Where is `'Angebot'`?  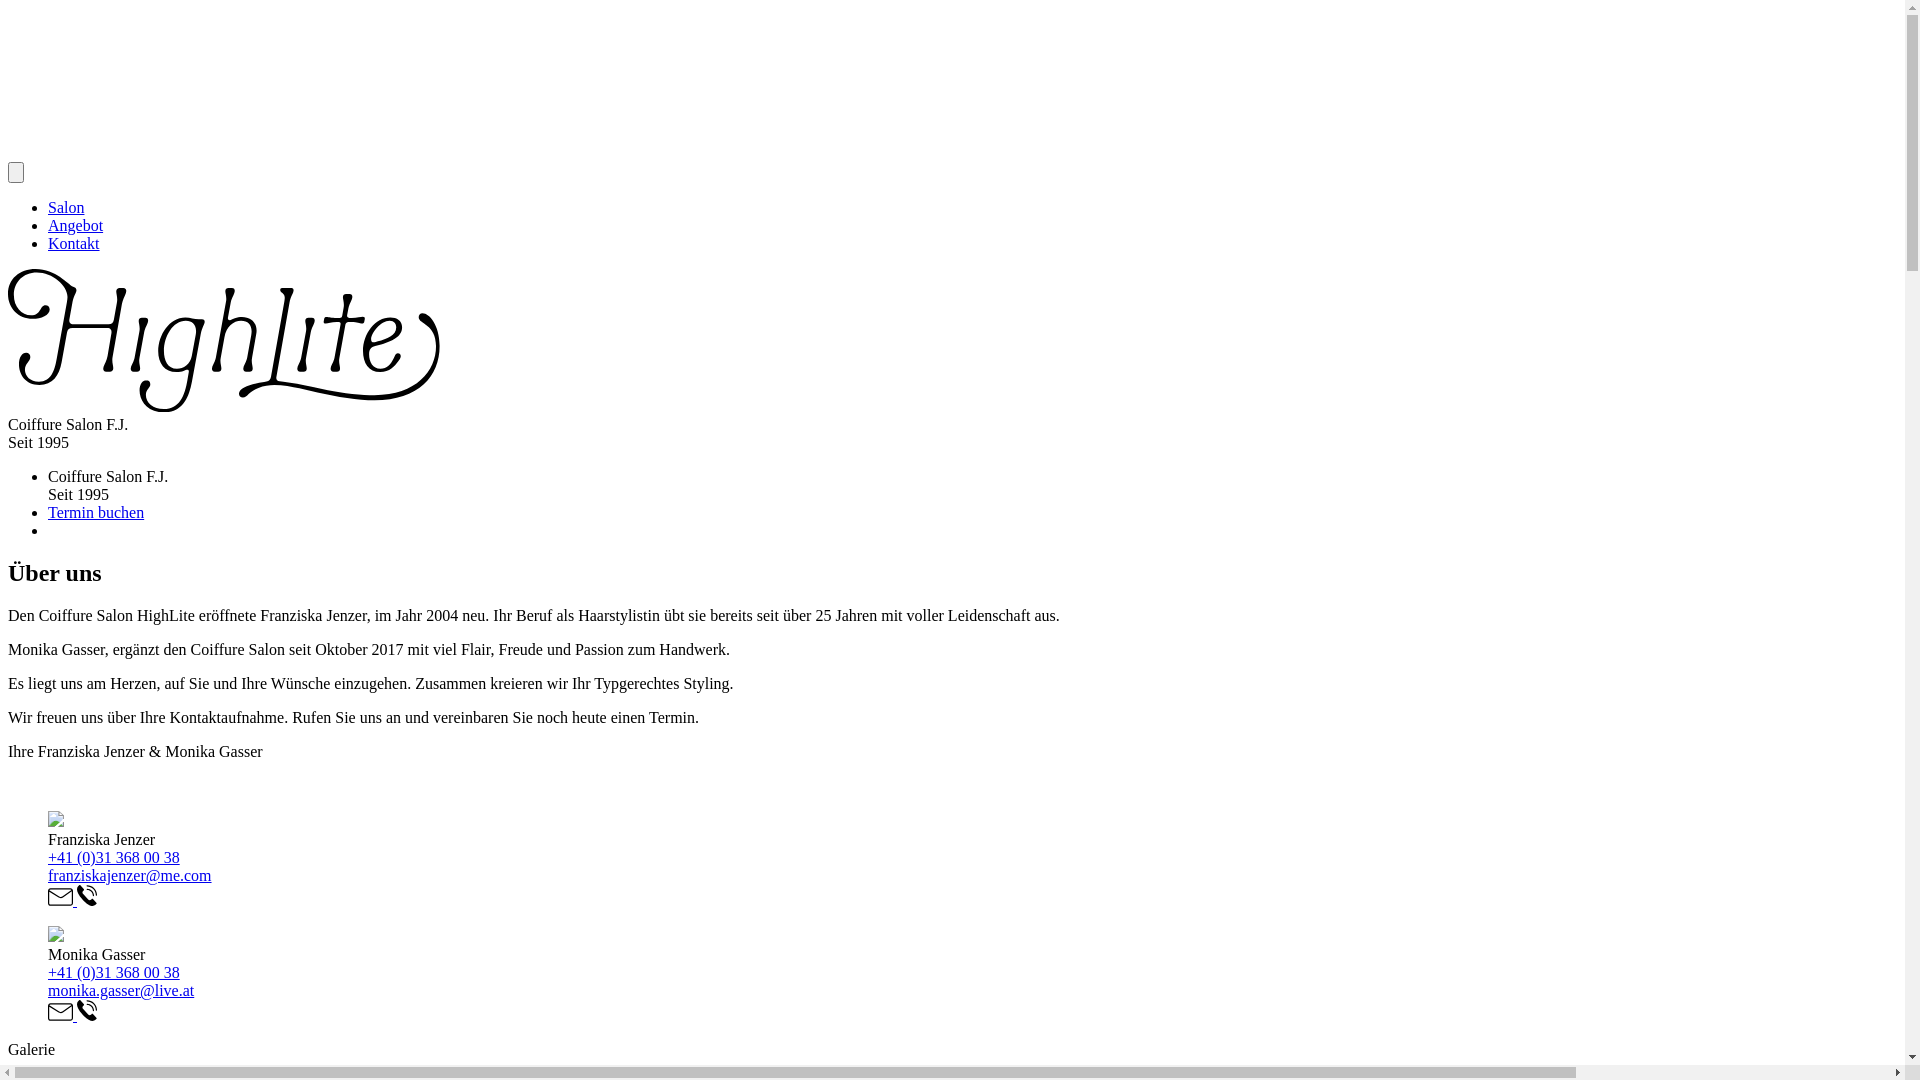 'Angebot' is located at coordinates (48, 225).